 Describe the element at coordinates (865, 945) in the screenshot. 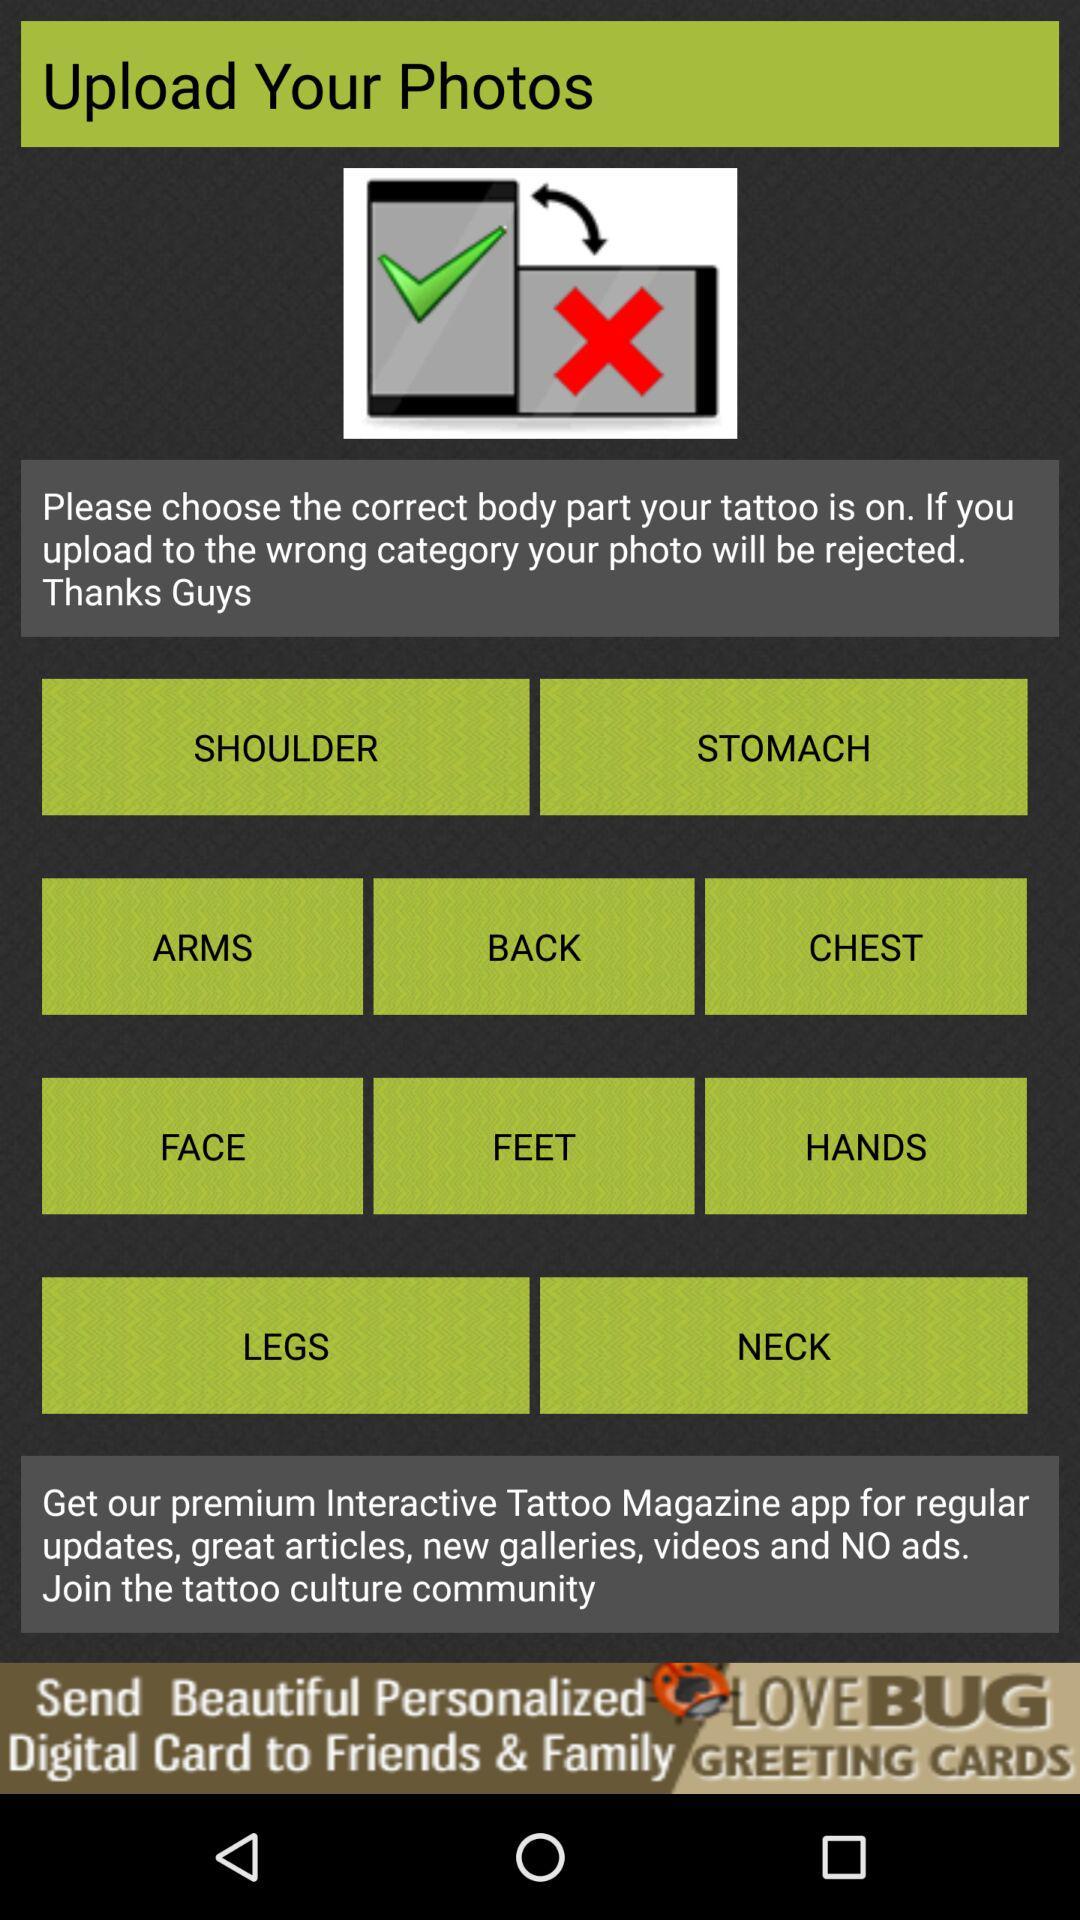

I see `button above hands` at that location.